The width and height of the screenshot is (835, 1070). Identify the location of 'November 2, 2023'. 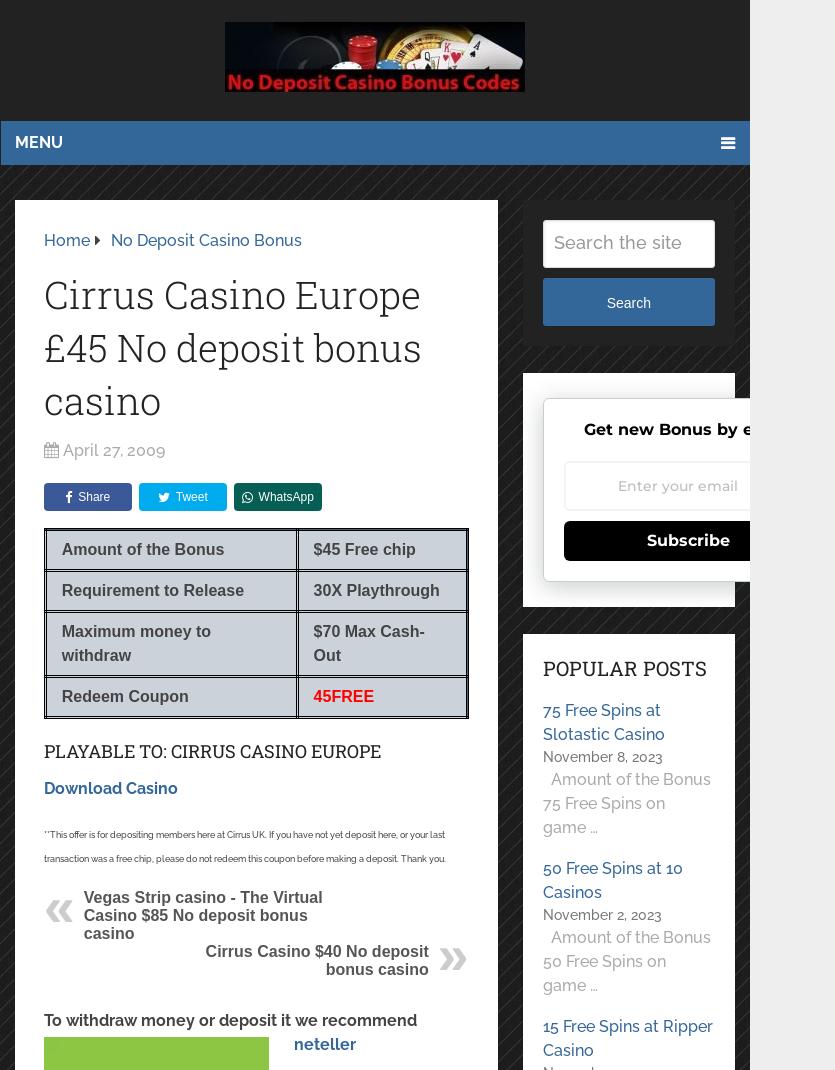
(600, 913).